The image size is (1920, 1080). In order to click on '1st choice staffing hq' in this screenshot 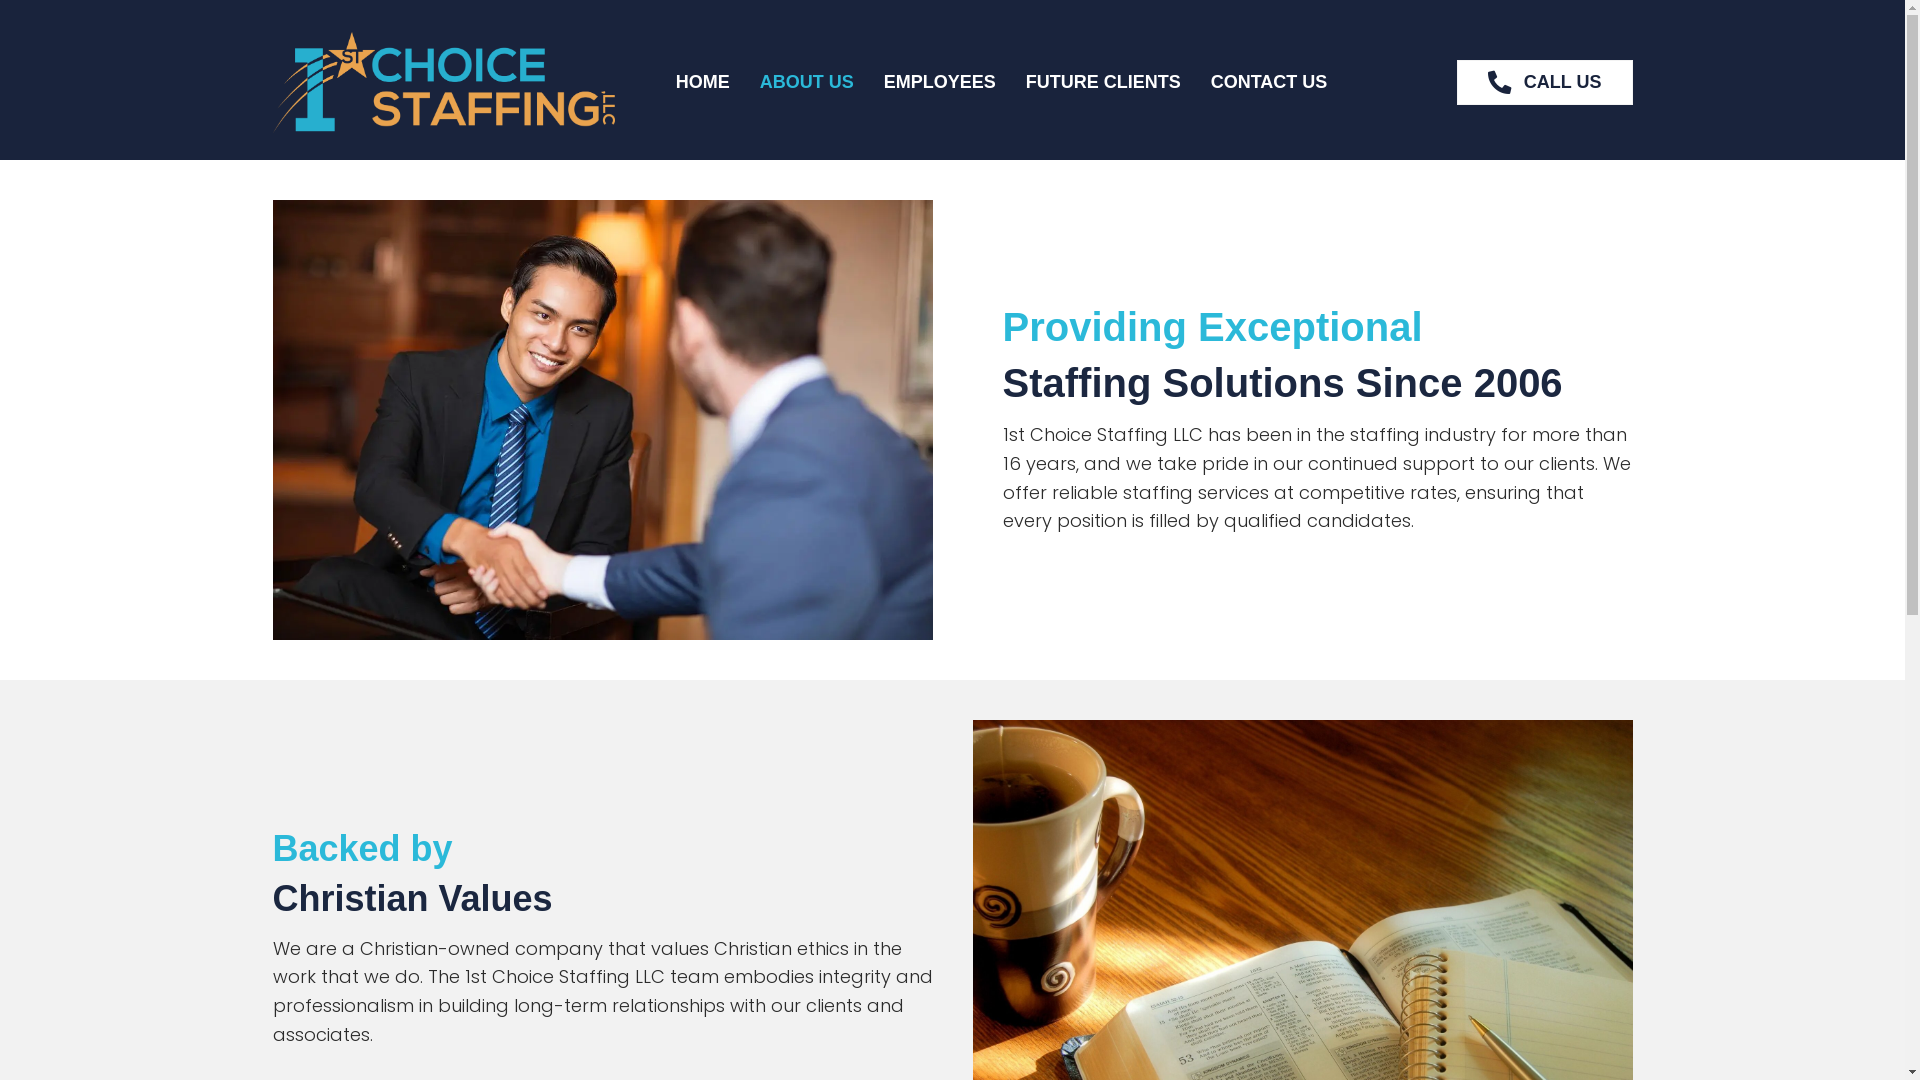, I will do `click(442, 81)`.